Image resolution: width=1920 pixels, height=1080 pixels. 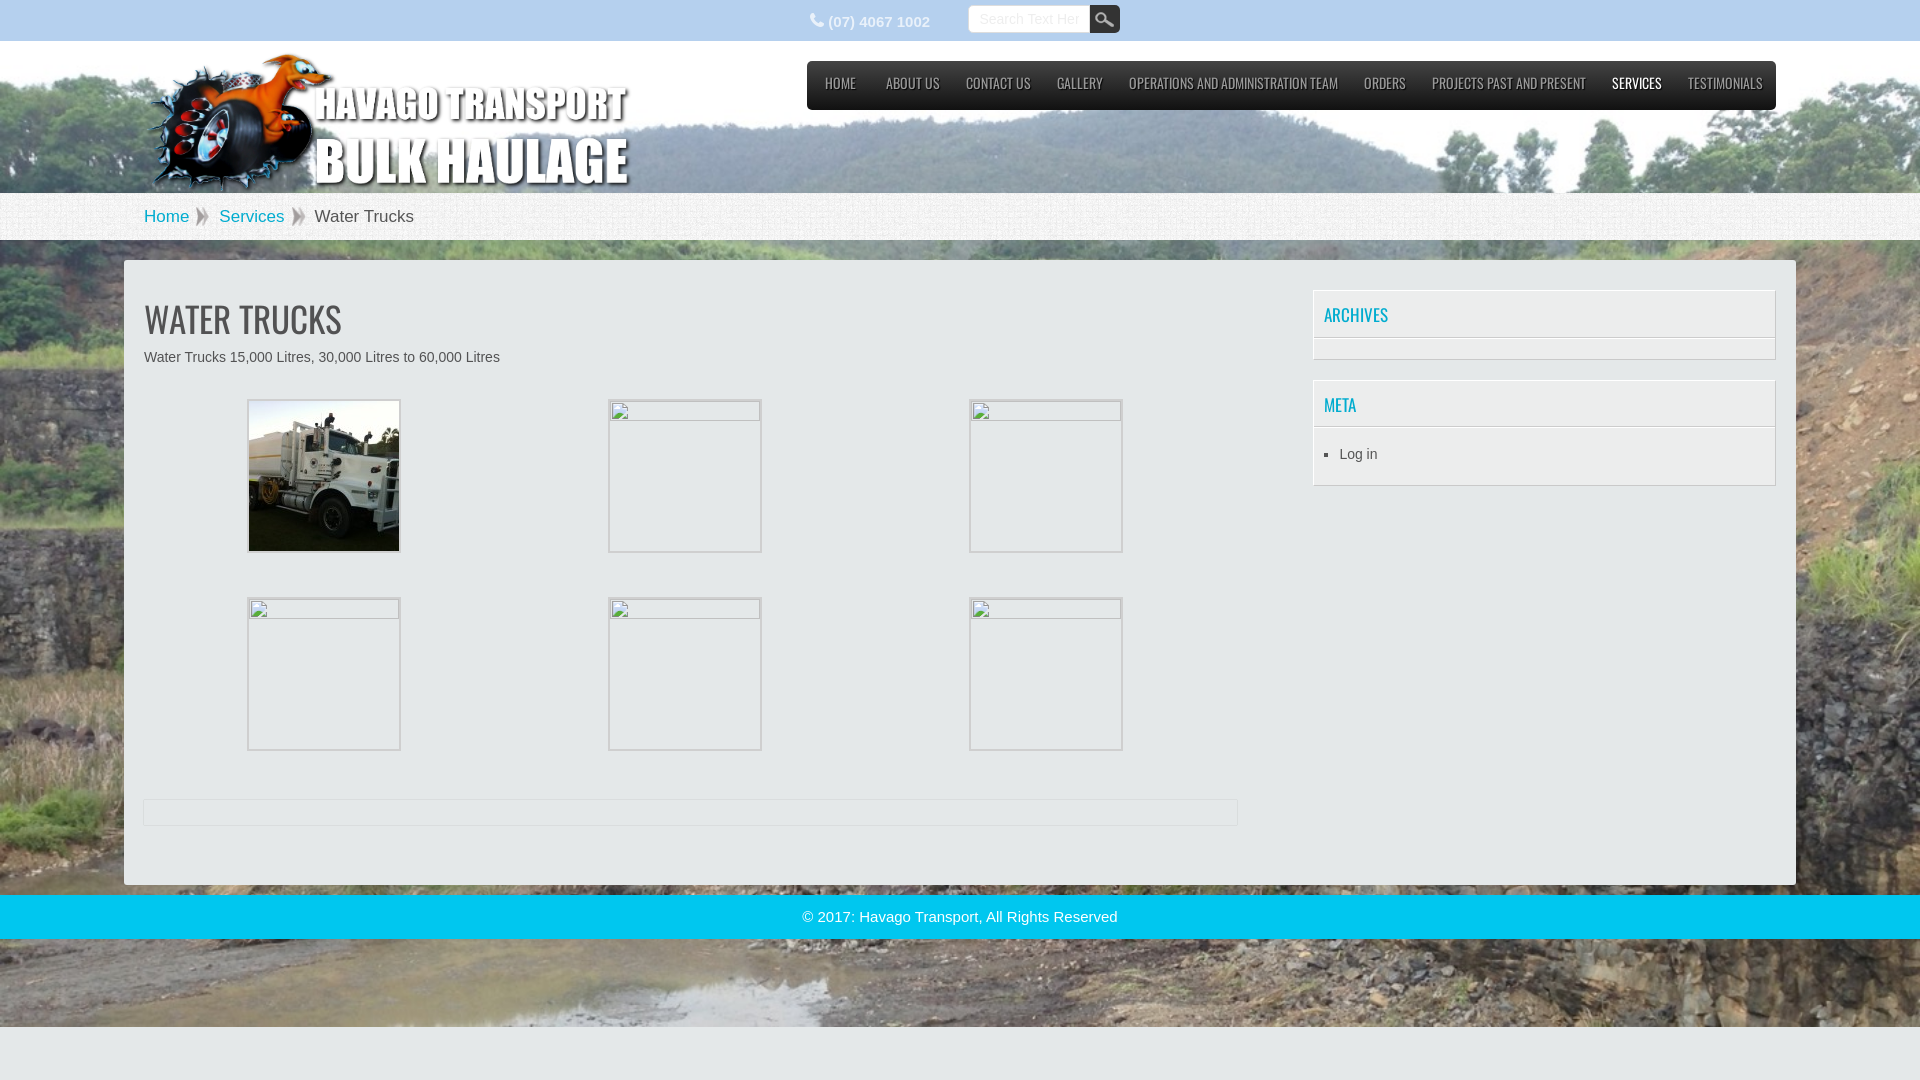 What do you see at coordinates (1103, 19) in the screenshot?
I see `'Search'` at bounding box center [1103, 19].